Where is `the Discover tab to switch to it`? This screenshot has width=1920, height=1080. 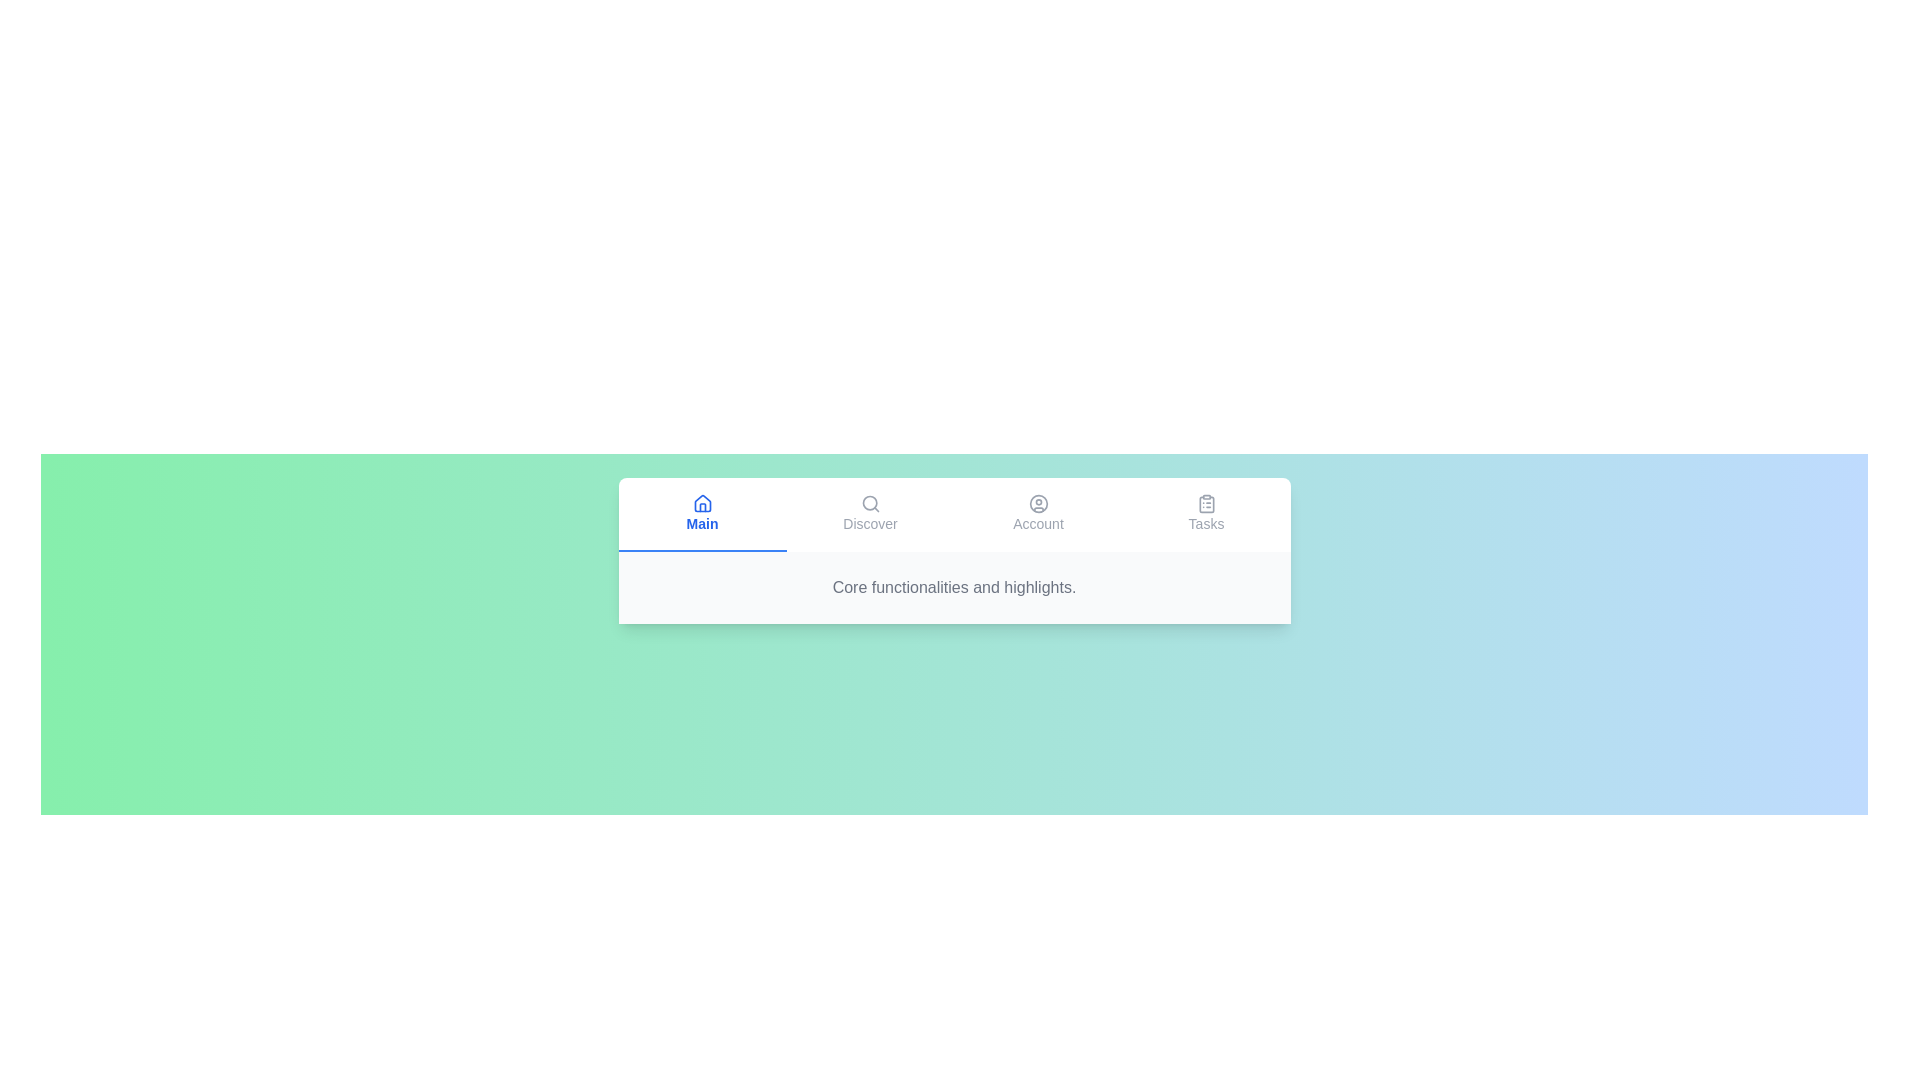
the Discover tab to switch to it is located at coordinates (870, 514).